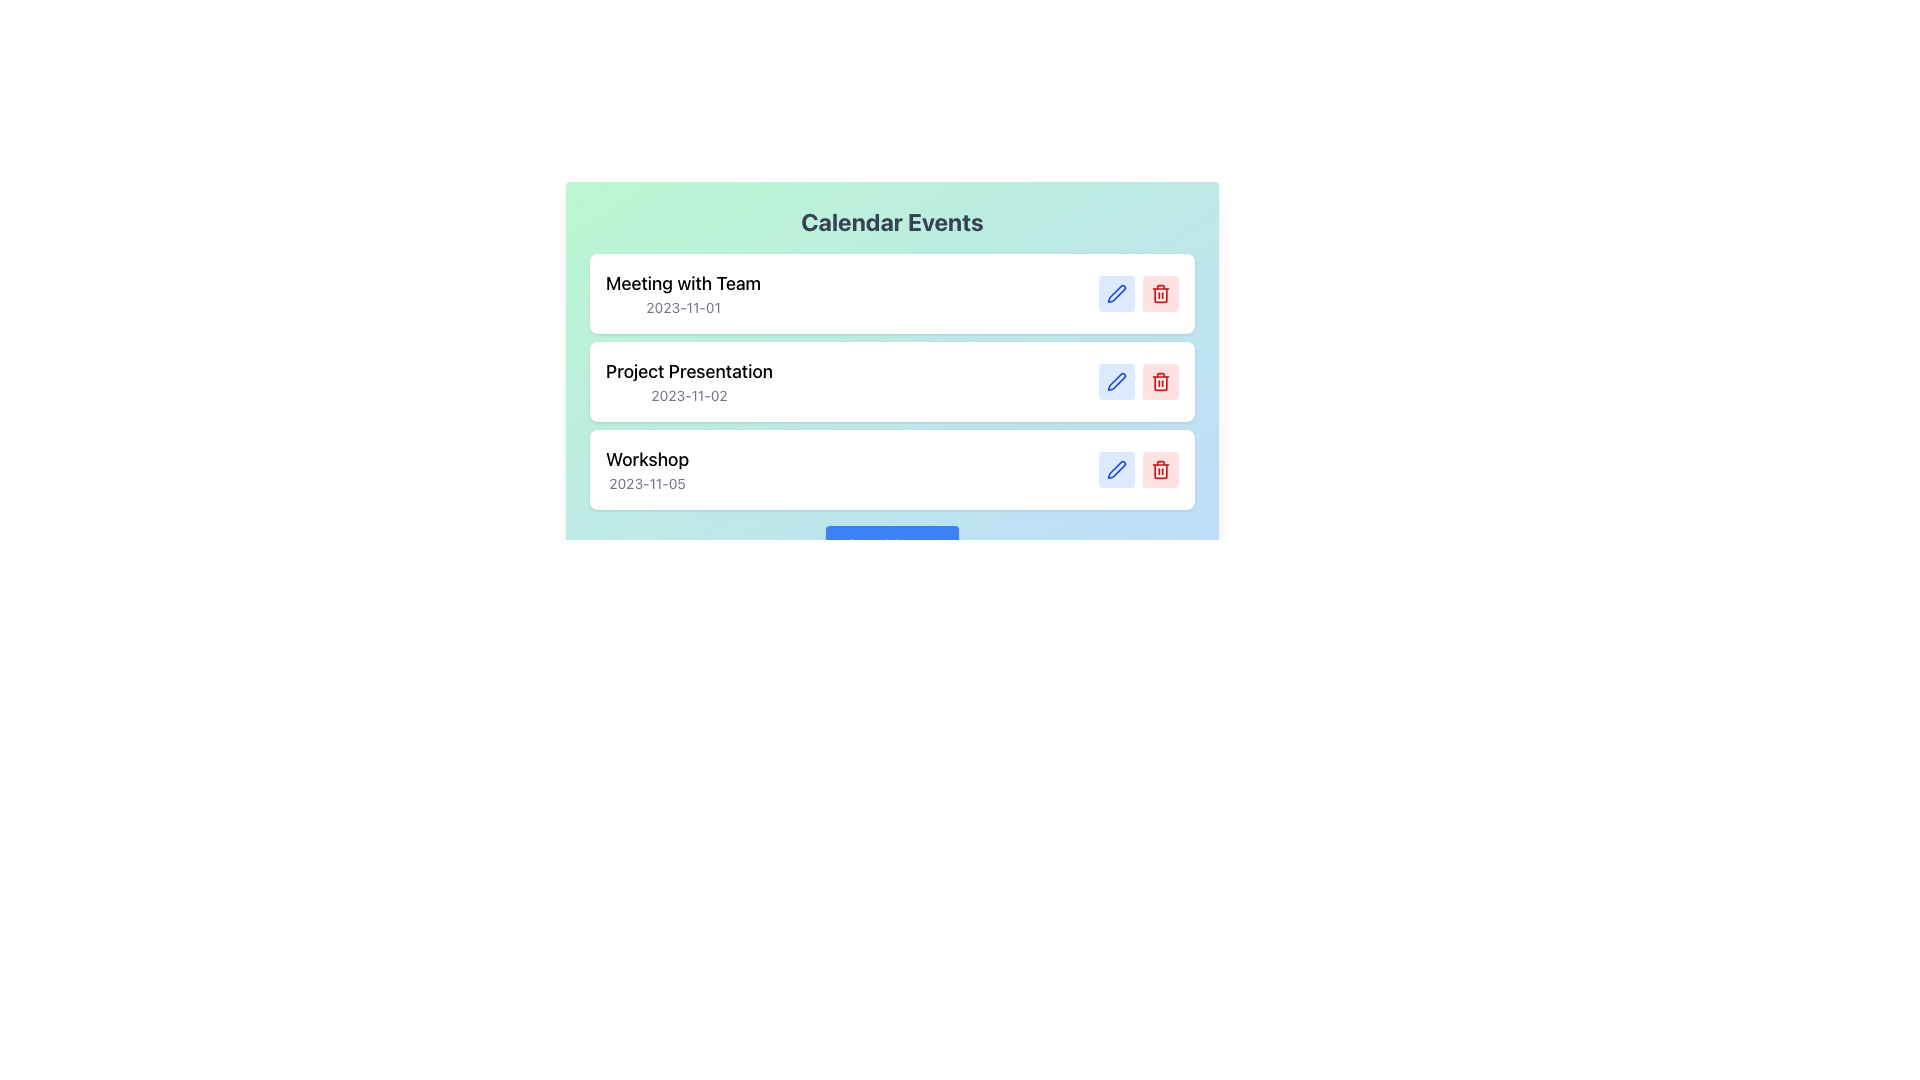 The height and width of the screenshot is (1080, 1920). What do you see at coordinates (647, 459) in the screenshot?
I see `the Label that identifies the title of the event in the calendar application, located in the bottom-most event block to the left of the date '2023-11-05'` at bounding box center [647, 459].